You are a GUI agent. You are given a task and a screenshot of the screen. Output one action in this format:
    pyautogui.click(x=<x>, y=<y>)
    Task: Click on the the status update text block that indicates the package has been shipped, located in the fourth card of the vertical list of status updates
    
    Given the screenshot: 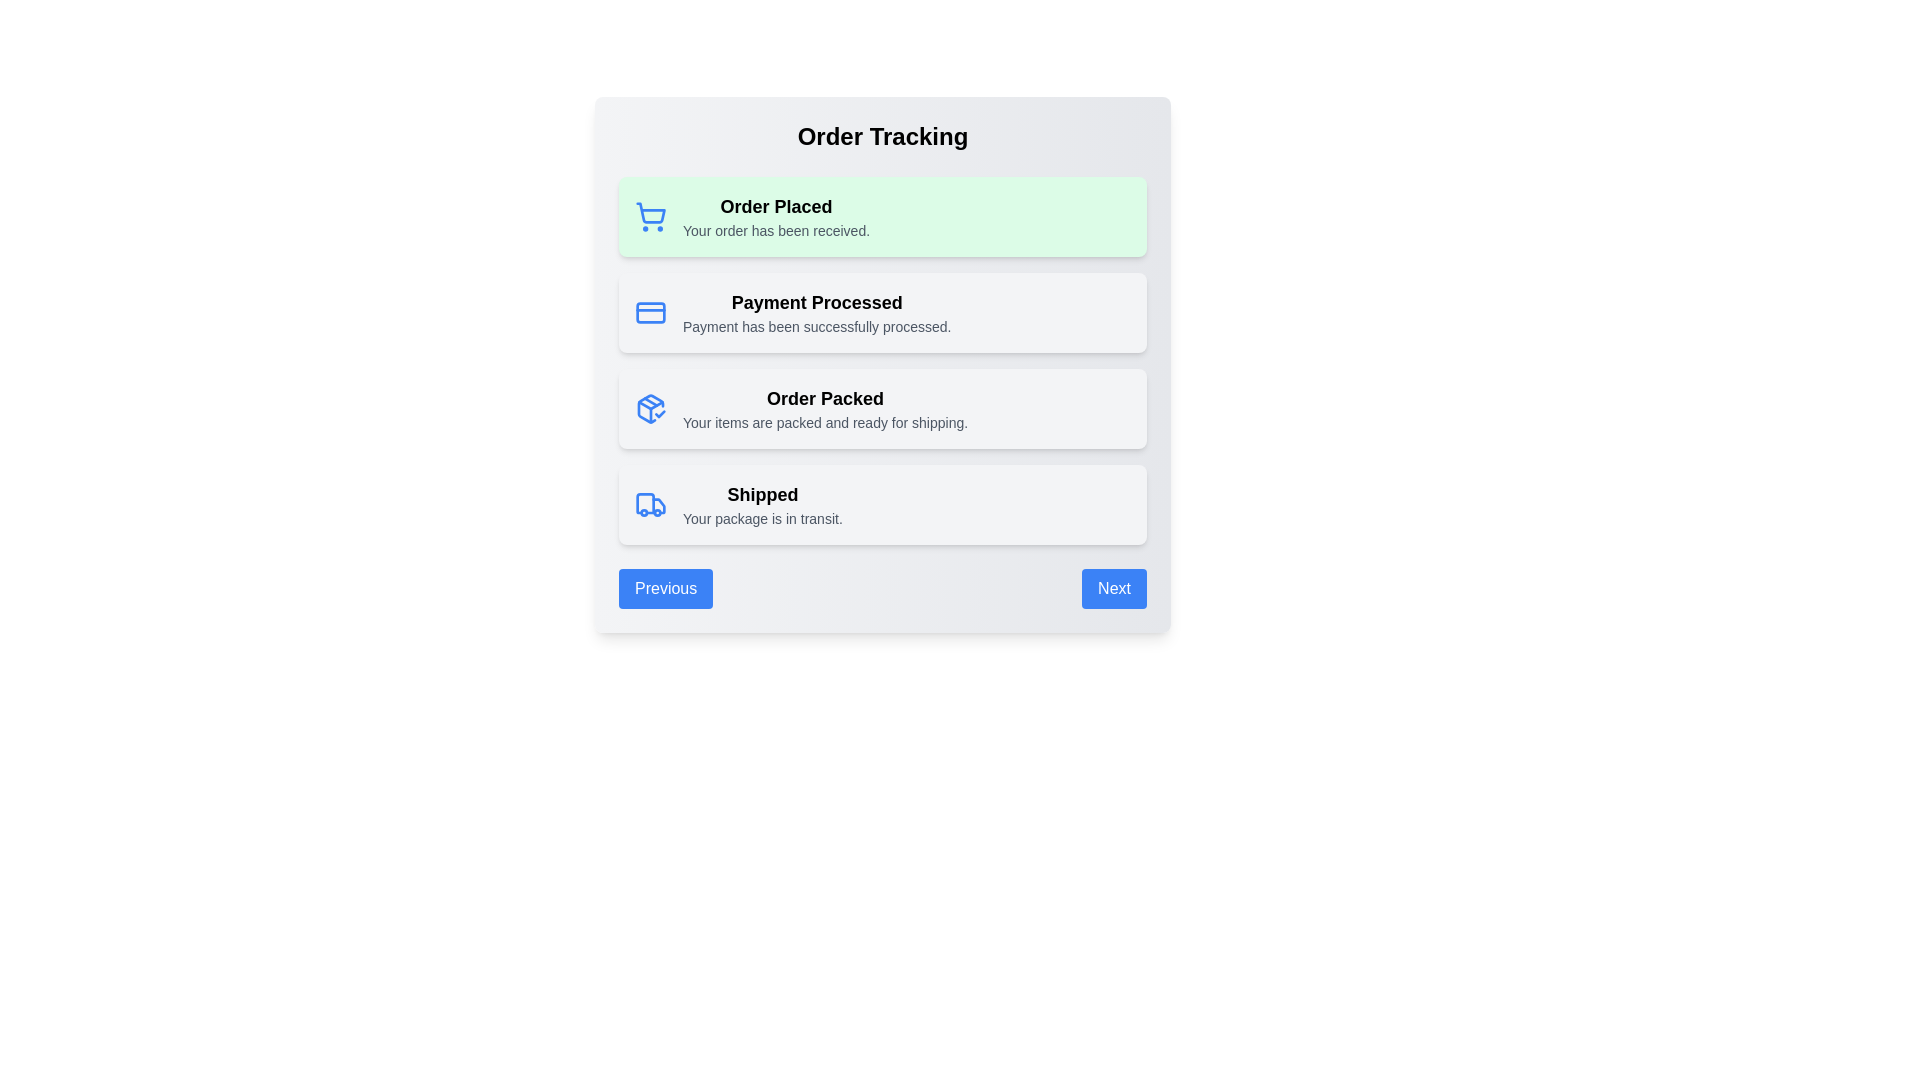 What is the action you would take?
    pyautogui.click(x=761, y=504)
    